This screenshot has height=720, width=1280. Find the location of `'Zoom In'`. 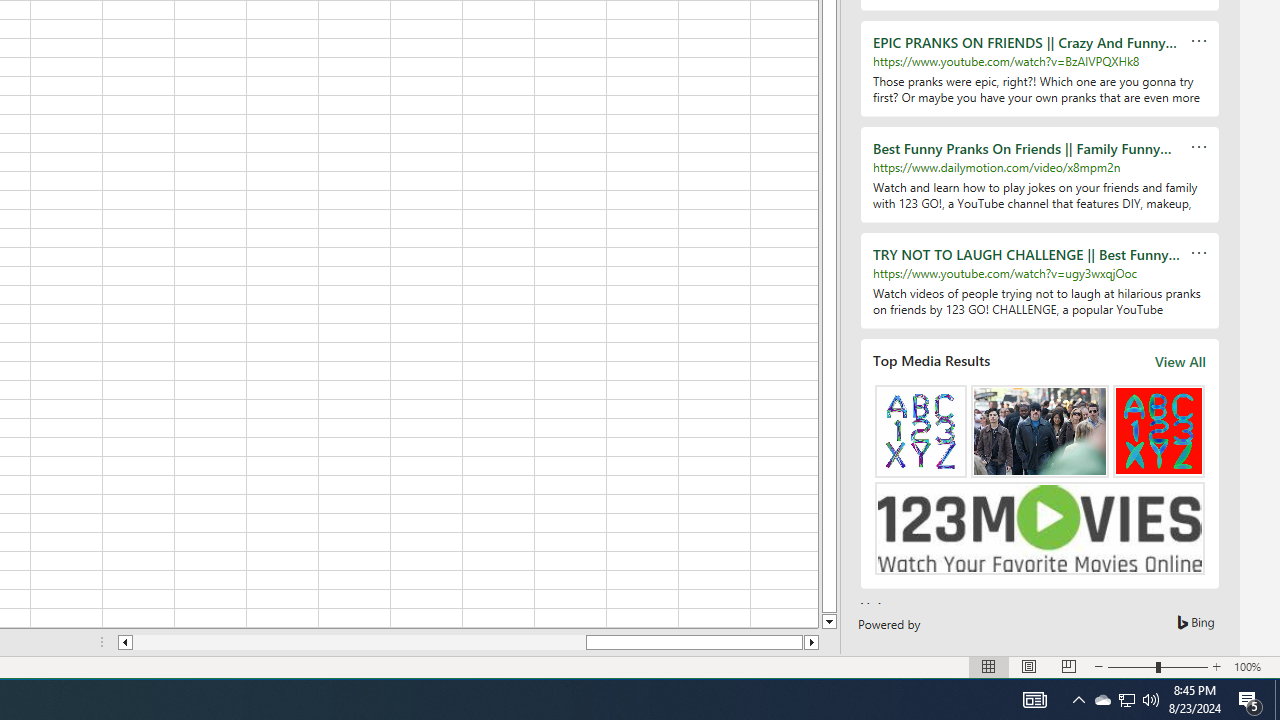

'Zoom In' is located at coordinates (1216, 667).